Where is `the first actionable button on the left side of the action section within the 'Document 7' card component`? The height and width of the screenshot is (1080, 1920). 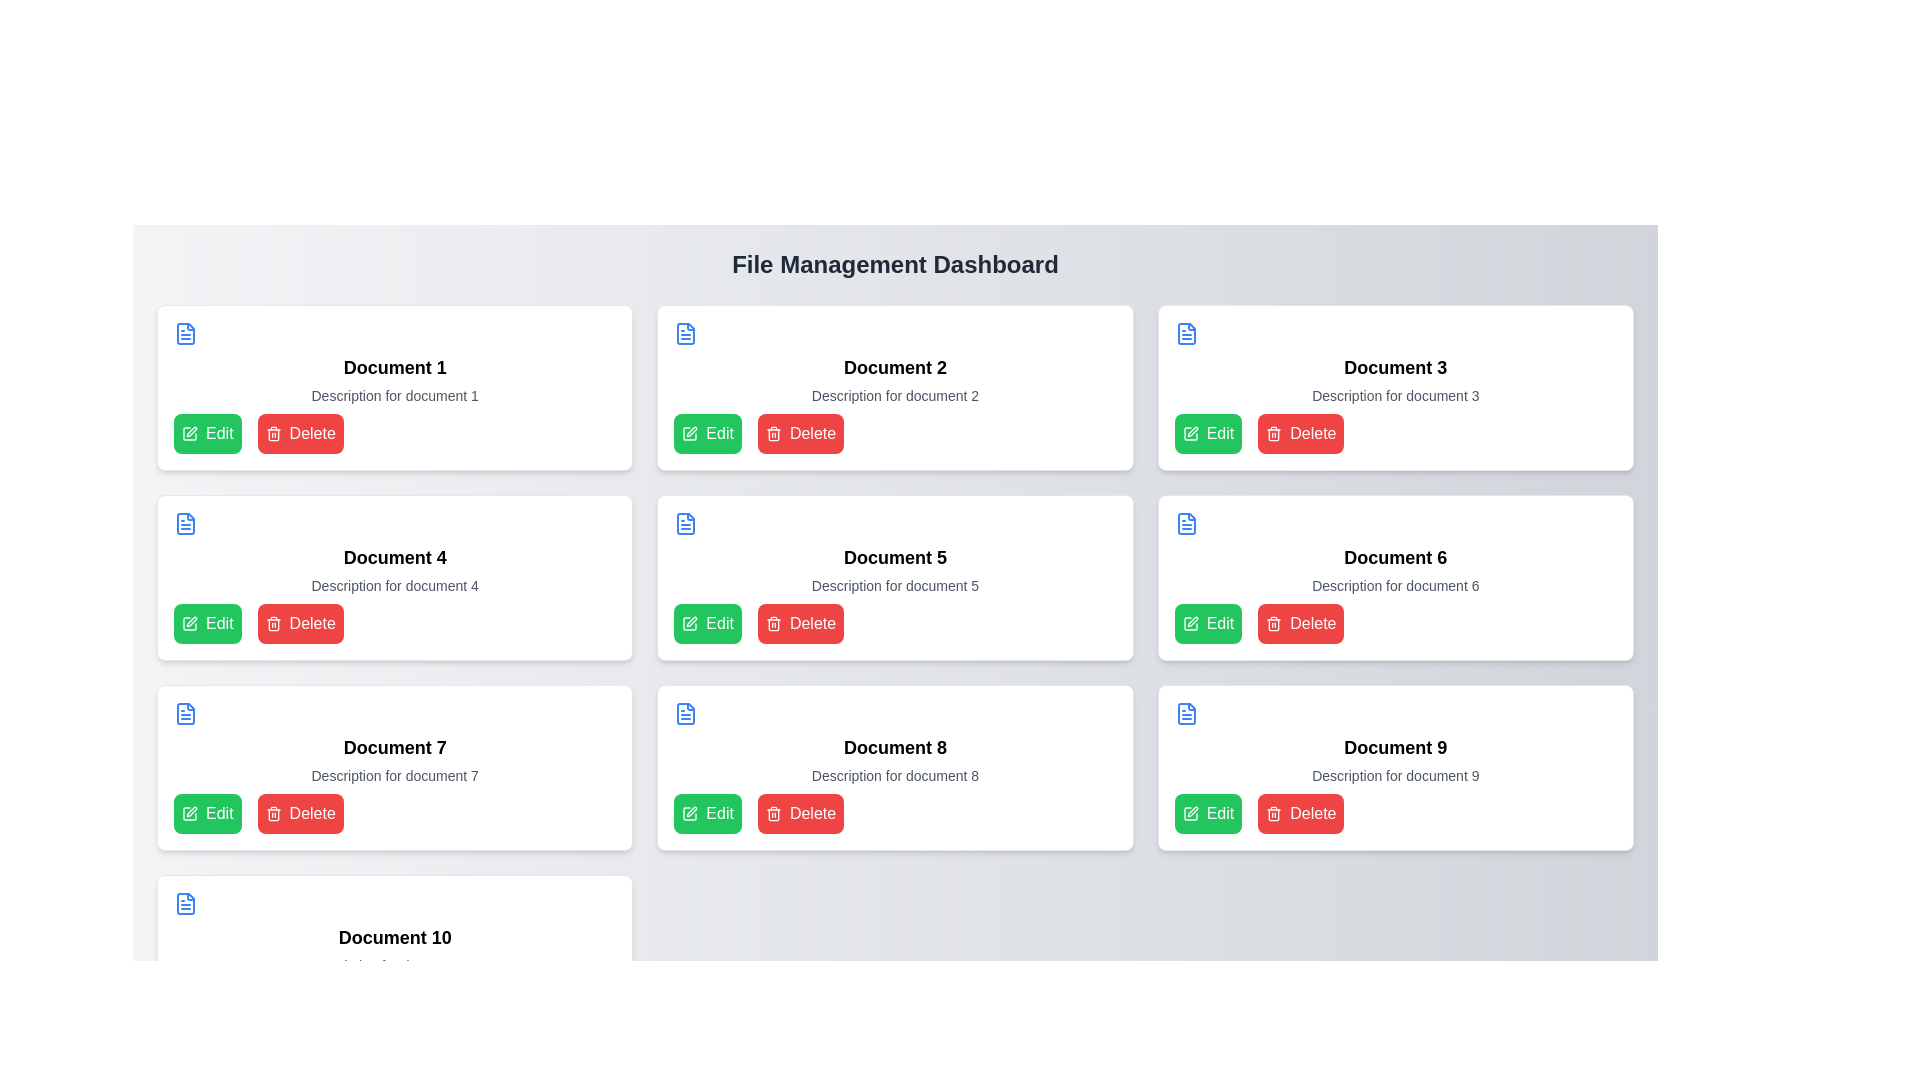 the first actionable button on the left side of the action section within the 'Document 7' card component is located at coordinates (207, 813).